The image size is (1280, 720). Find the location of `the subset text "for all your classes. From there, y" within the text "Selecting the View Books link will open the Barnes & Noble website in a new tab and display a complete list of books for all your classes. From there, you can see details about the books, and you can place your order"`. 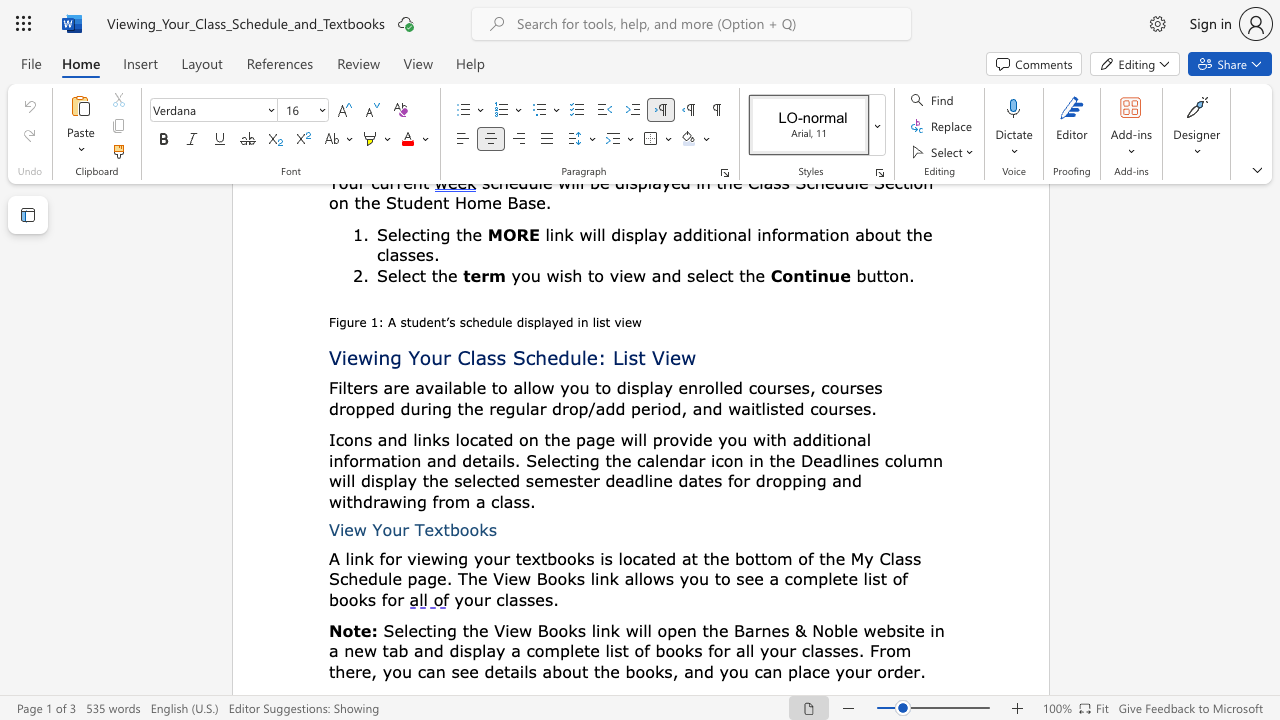

the subset text "for all your classes. From there, y" within the text "Selecting the View Books link will open the Barnes & Noble website in a new tab and display a complete list of books for all your classes. From there, you can see details about the books, and you can place your order" is located at coordinates (708, 650).